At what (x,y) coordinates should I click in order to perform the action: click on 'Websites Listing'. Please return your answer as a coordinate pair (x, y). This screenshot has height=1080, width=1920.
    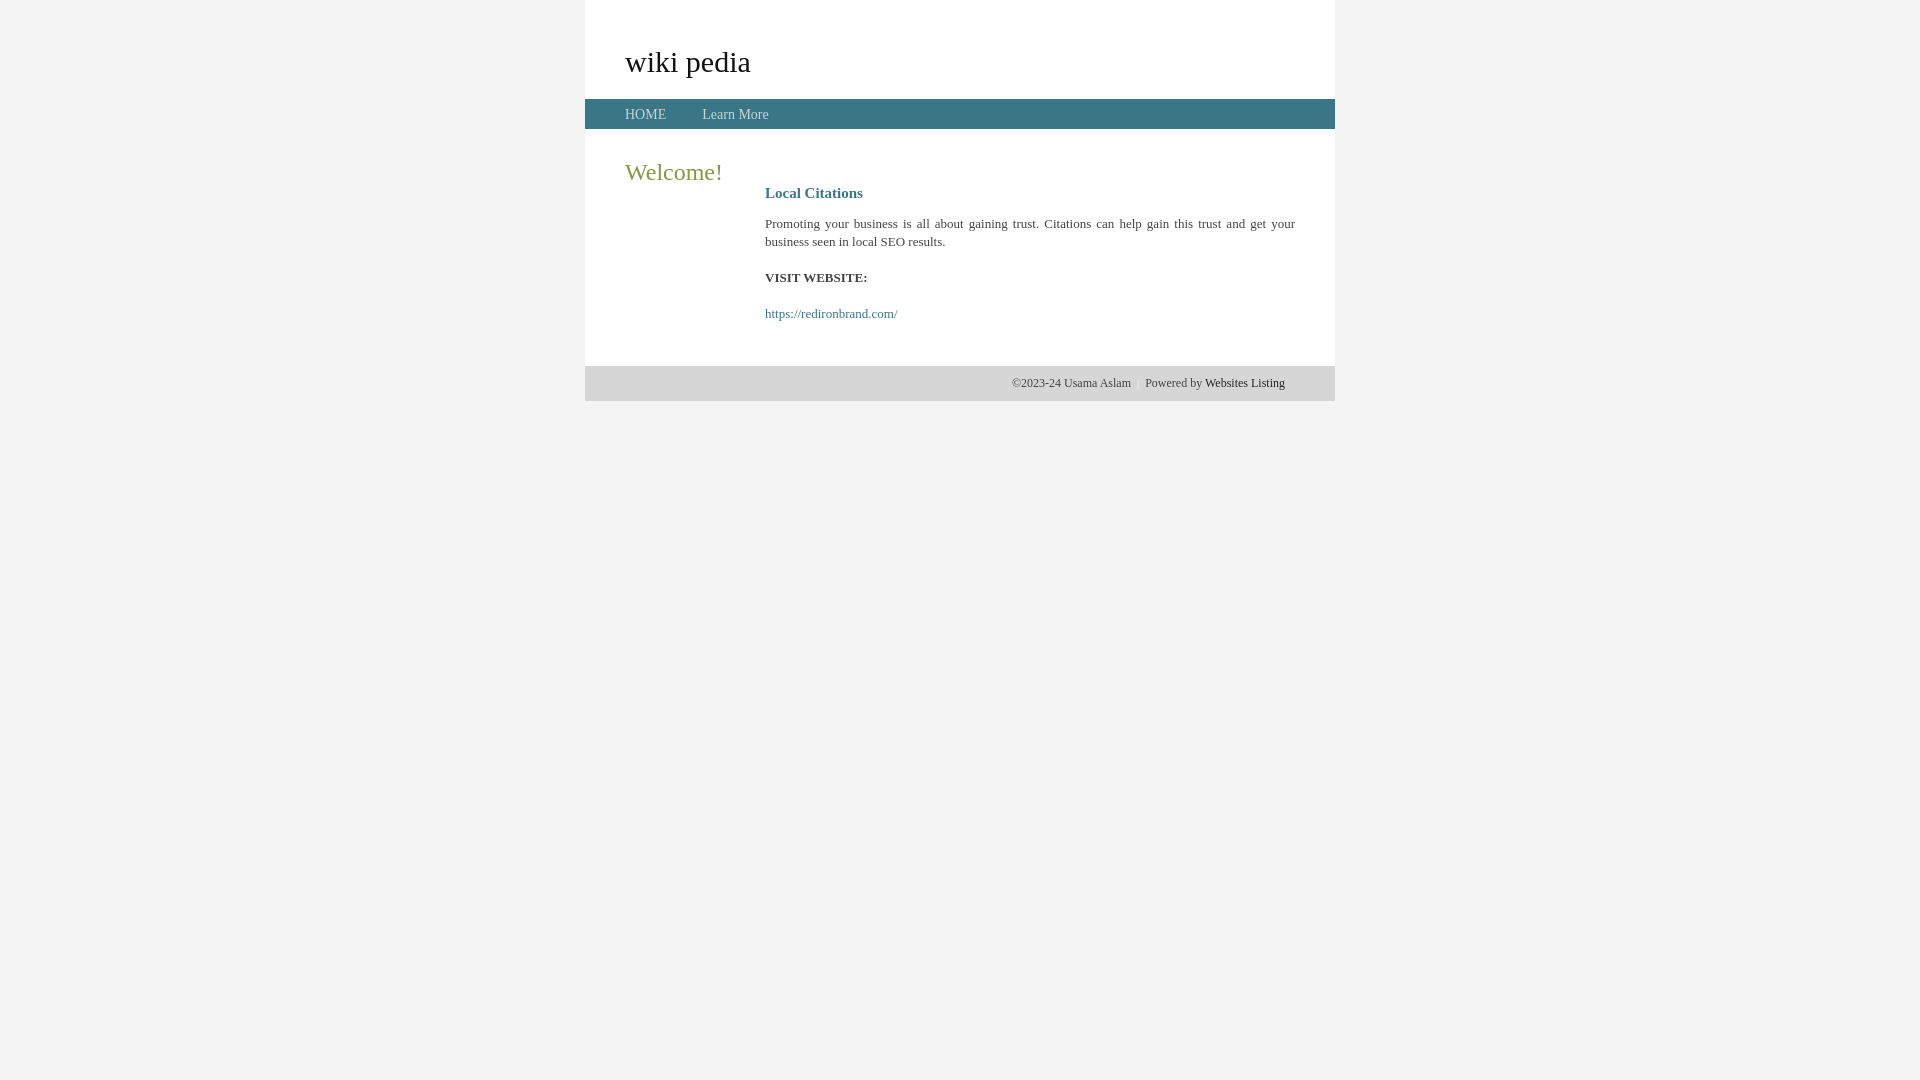
    Looking at the image, I should click on (1243, 382).